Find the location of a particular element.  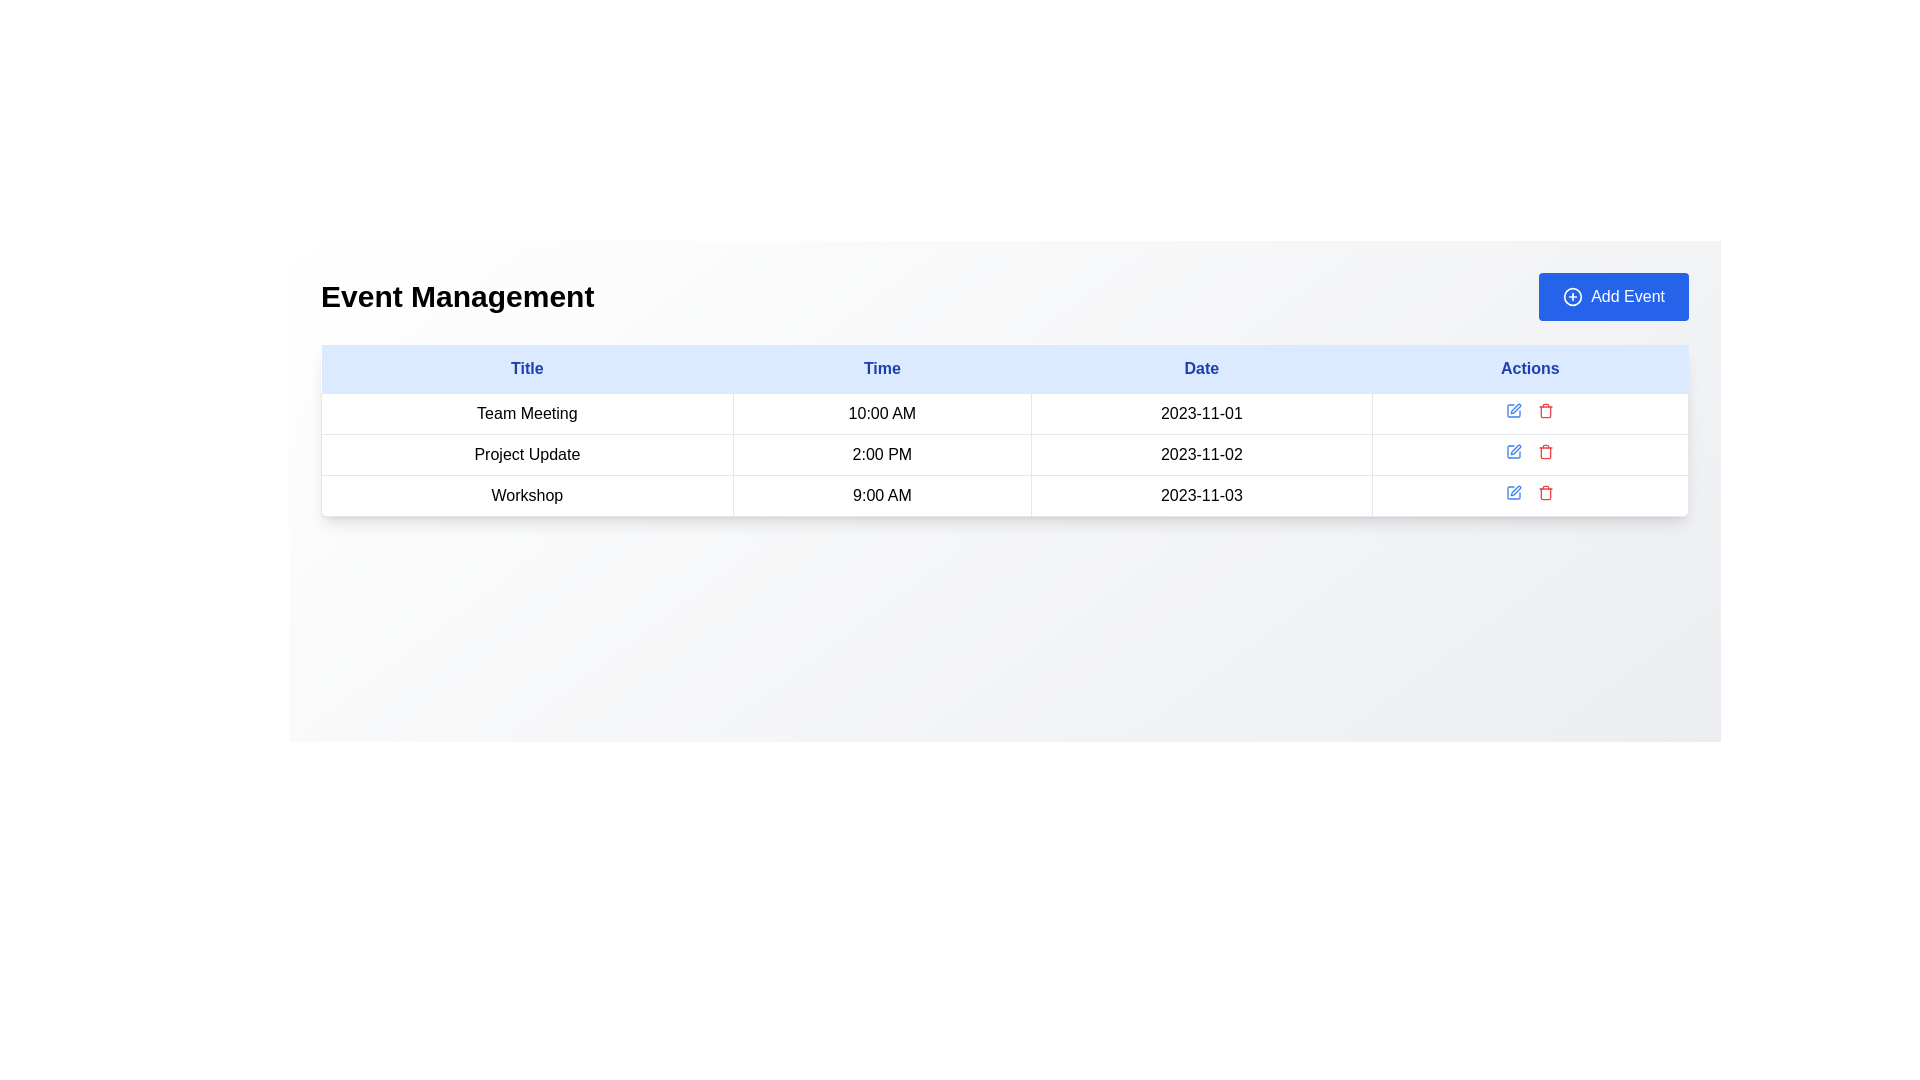

the trash can icon located in the 'Actions' column of the second row of the table is located at coordinates (1545, 453).